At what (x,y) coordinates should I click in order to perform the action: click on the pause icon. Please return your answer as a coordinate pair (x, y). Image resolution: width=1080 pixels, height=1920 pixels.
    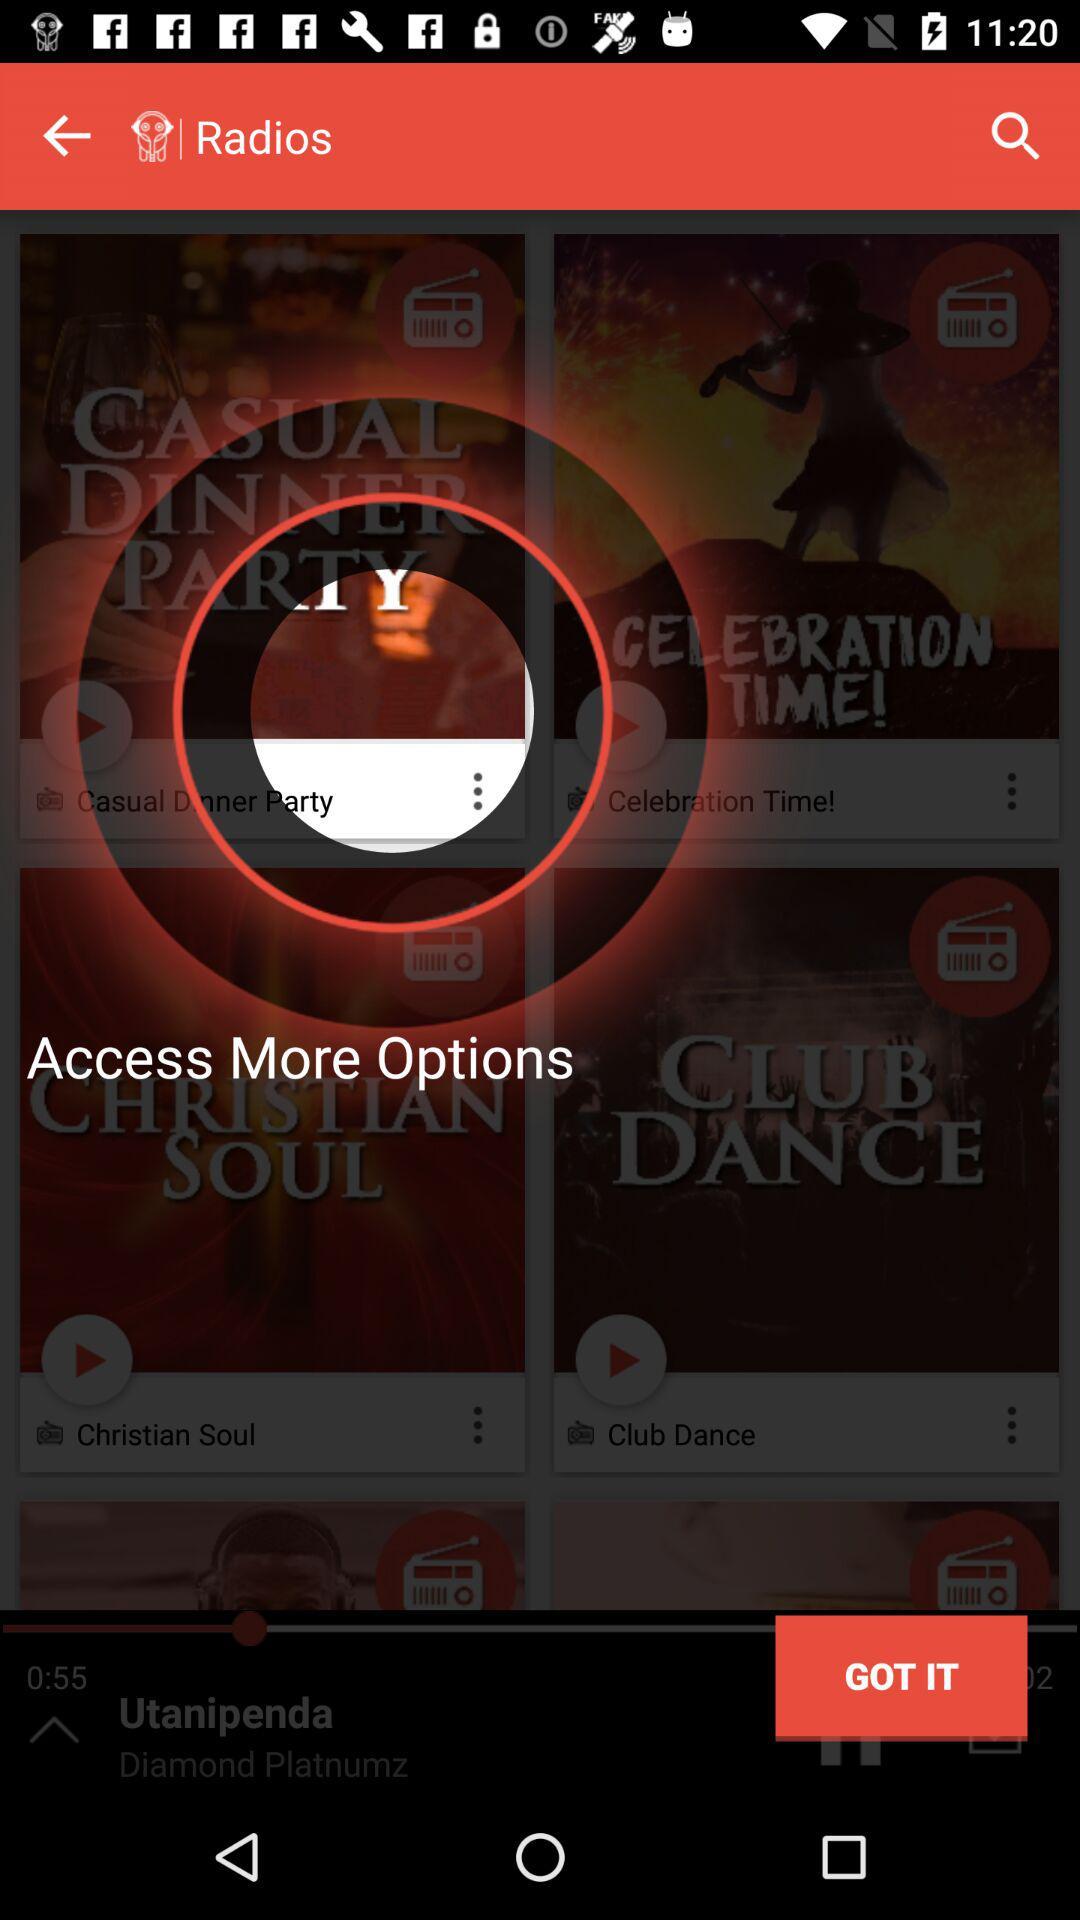
    Looking at the image, I should click on (854, 1733).